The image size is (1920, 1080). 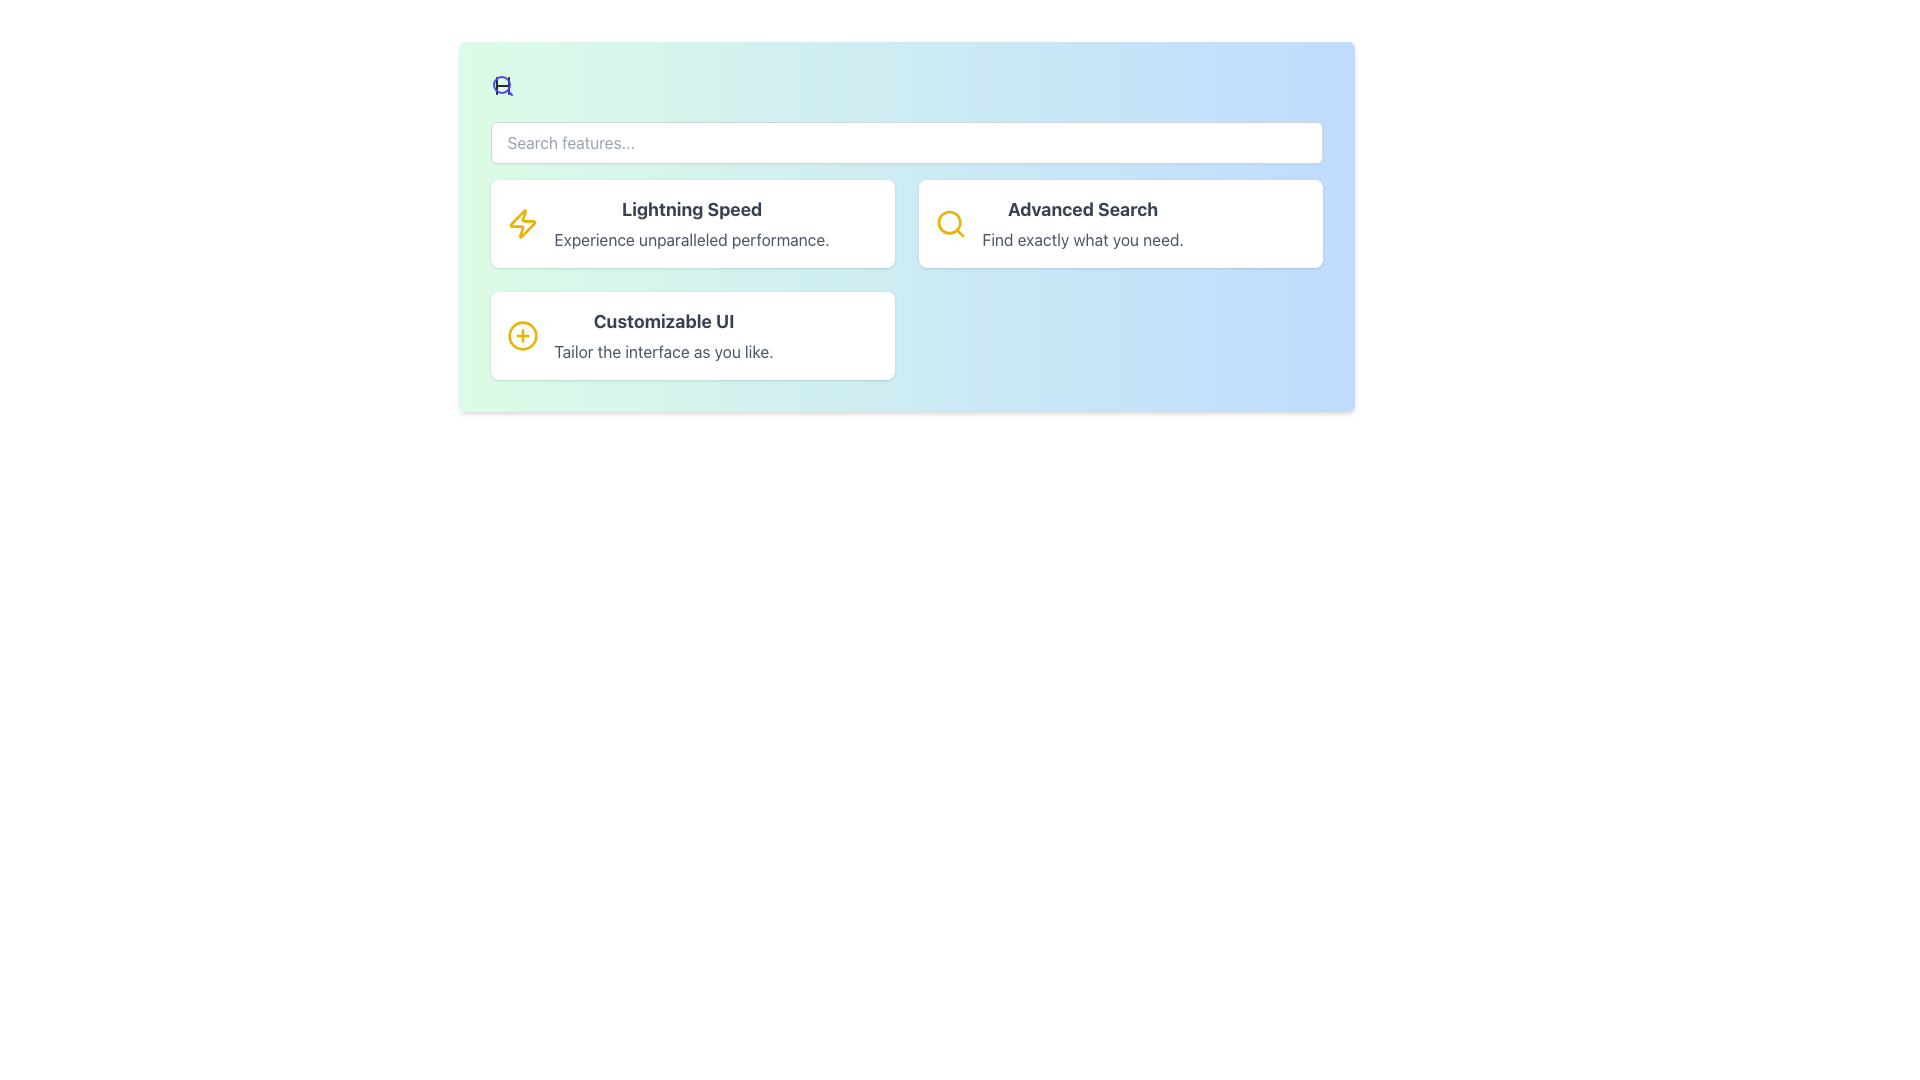 I want to click on informational text content located in the third card from the left, beneath the search bar and to the left of the 'Advanced Search' panel, so click(x=664, y=334).